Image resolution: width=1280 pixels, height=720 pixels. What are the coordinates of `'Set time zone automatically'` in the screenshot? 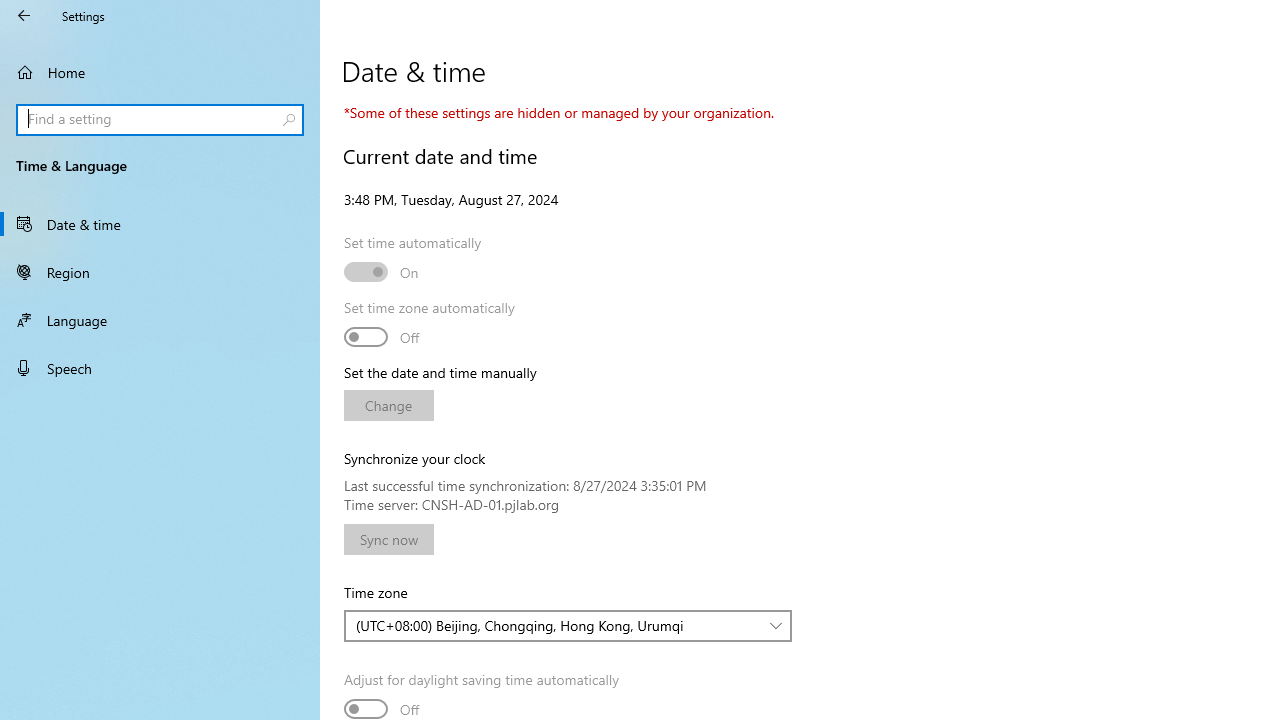 It's located at (382, 335).